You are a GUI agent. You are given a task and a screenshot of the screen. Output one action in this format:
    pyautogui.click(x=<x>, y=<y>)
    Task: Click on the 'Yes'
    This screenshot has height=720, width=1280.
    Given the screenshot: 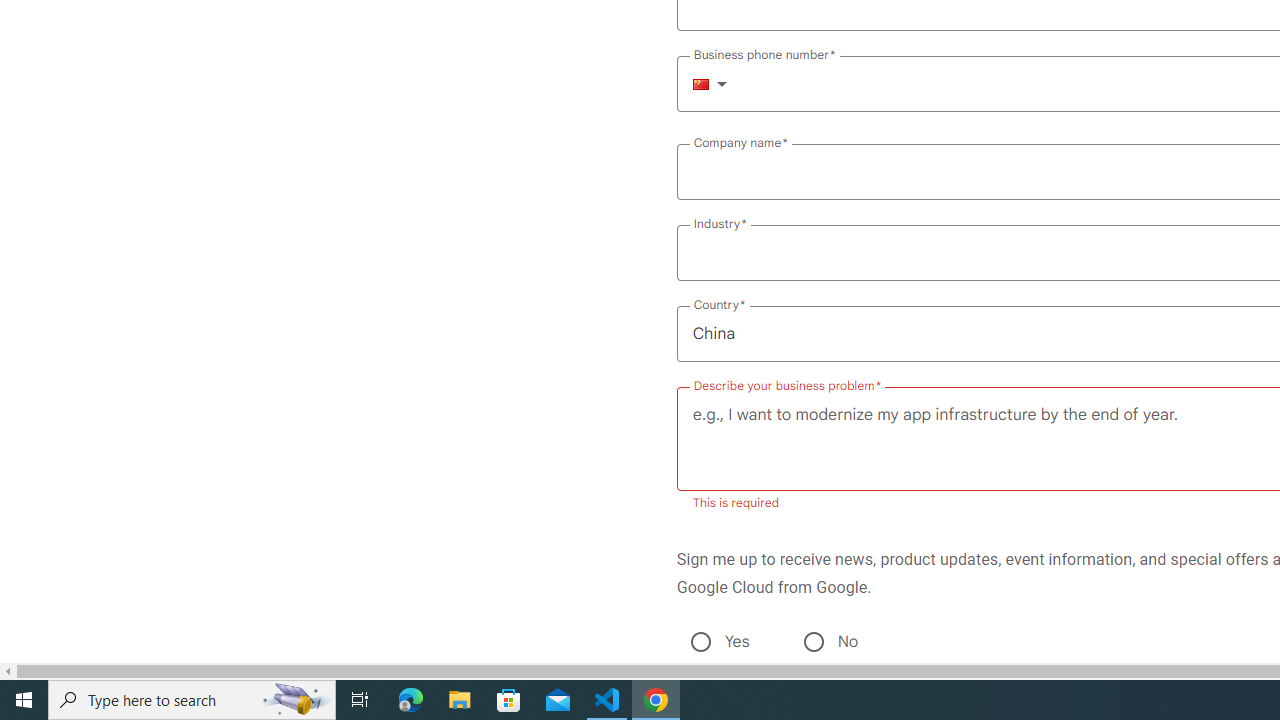 What is the action you would take?
    pyautogui.click(x=700, y=641)
    